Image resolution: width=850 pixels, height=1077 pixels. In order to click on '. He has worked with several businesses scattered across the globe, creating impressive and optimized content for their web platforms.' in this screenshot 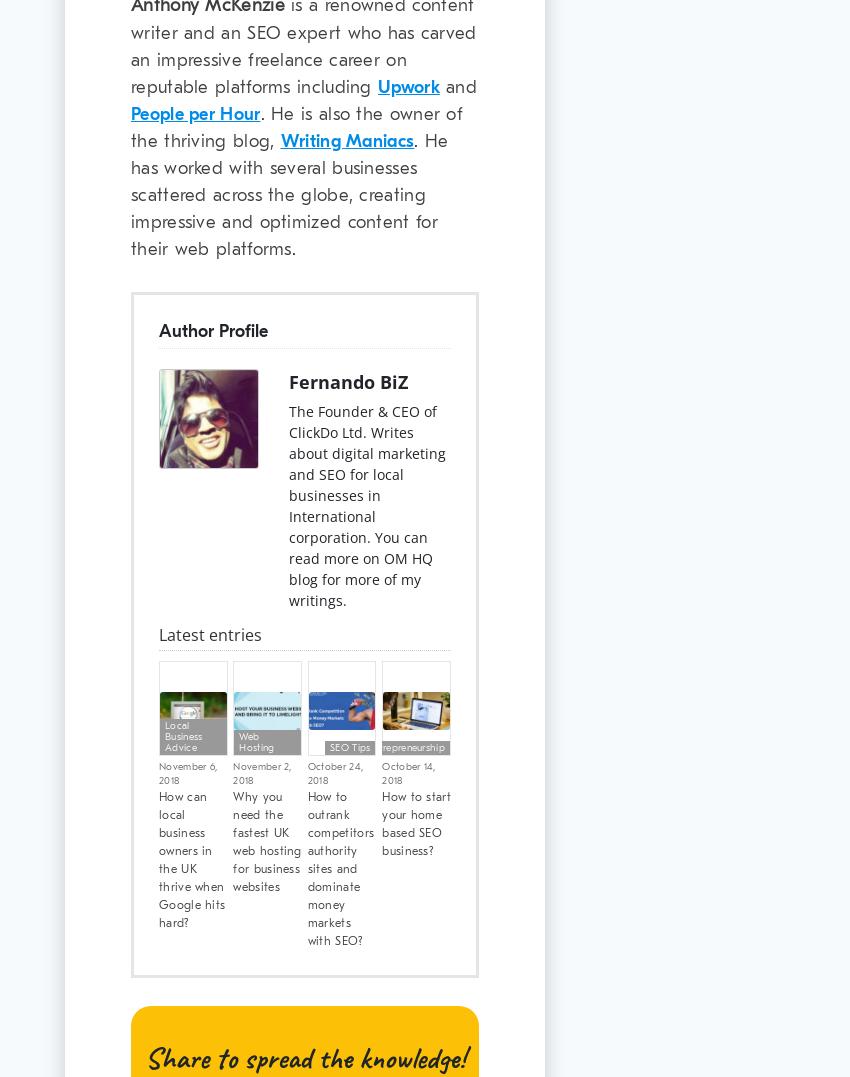, I will do `click(288, 194)`.